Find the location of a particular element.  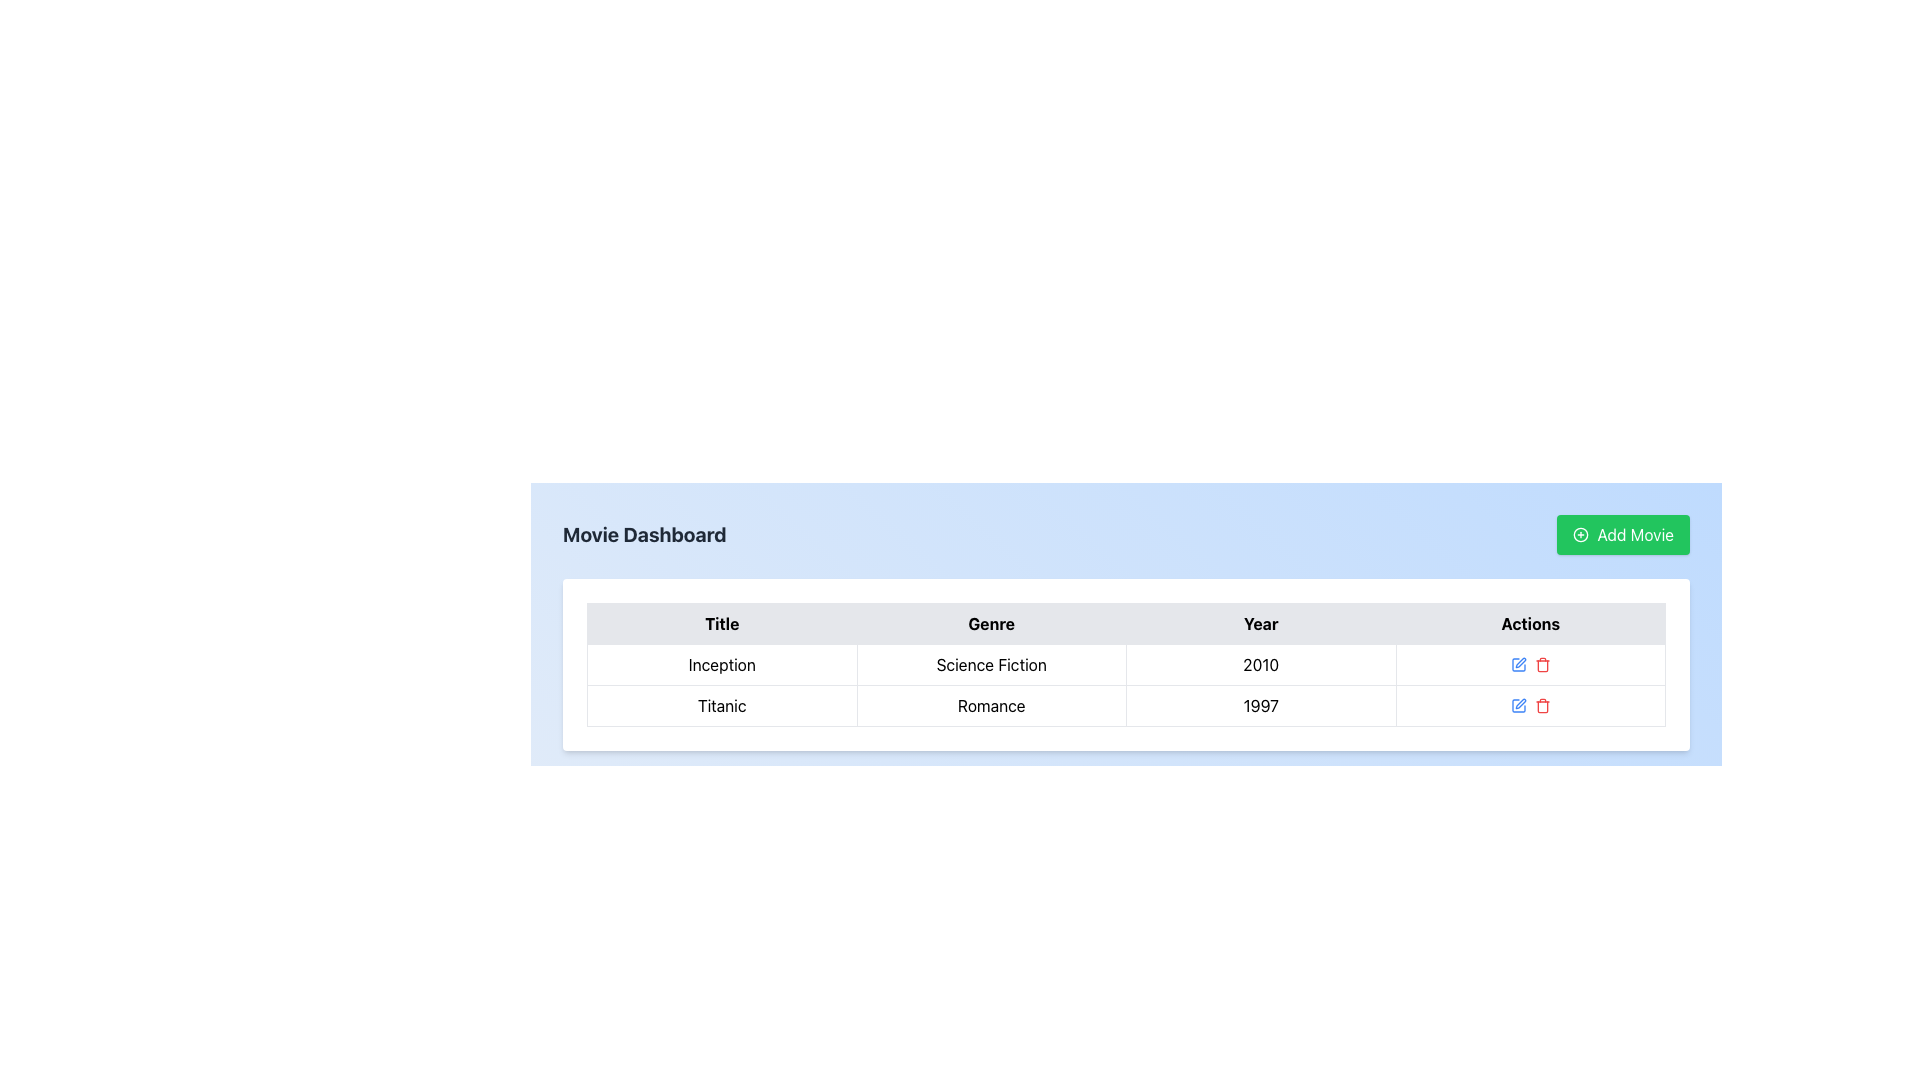

the Text Display element containing the phrase 'Science Fiction' in the movie information table for 'Inception' is located at coordinates (991, 664).